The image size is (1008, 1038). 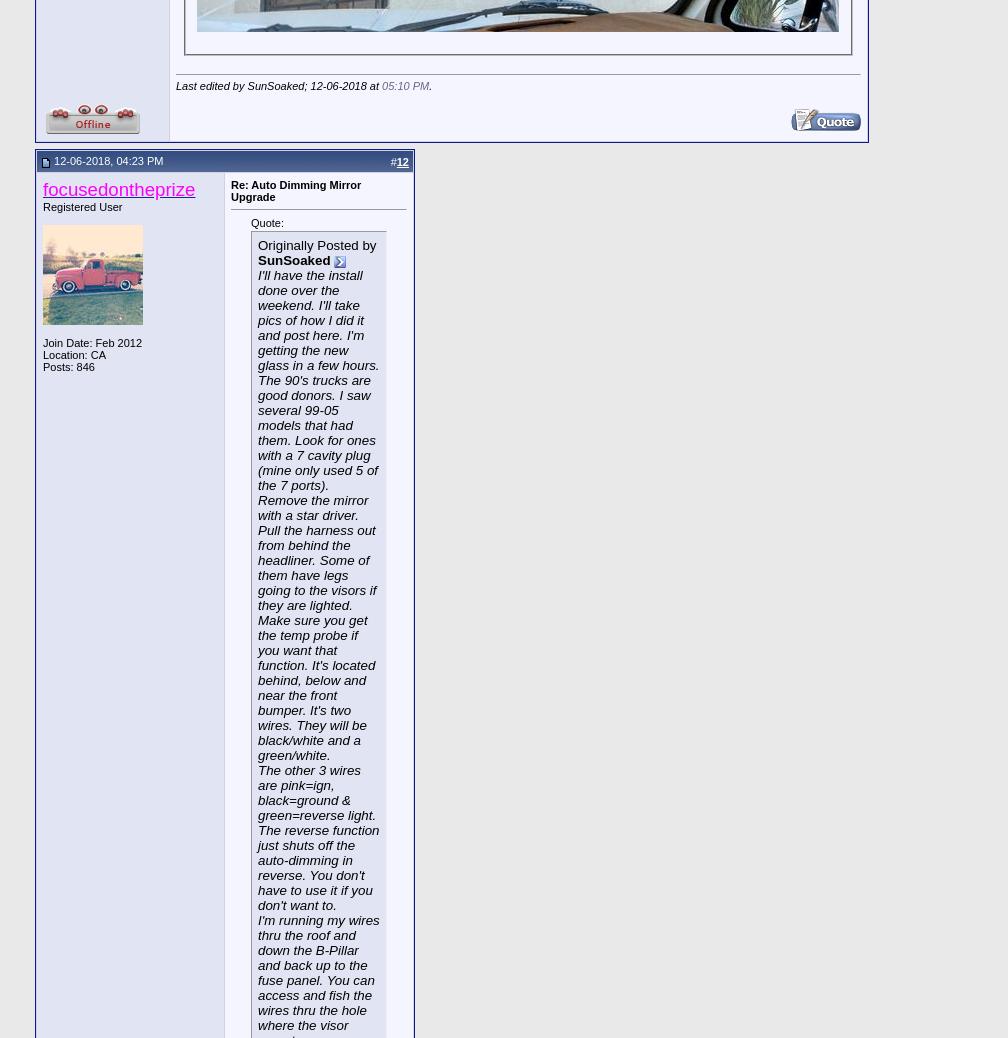 What do you see at coordinates (119, 187) in the screenshot?
I see `'focusedontheprize'` at bounding box center [119, 187].